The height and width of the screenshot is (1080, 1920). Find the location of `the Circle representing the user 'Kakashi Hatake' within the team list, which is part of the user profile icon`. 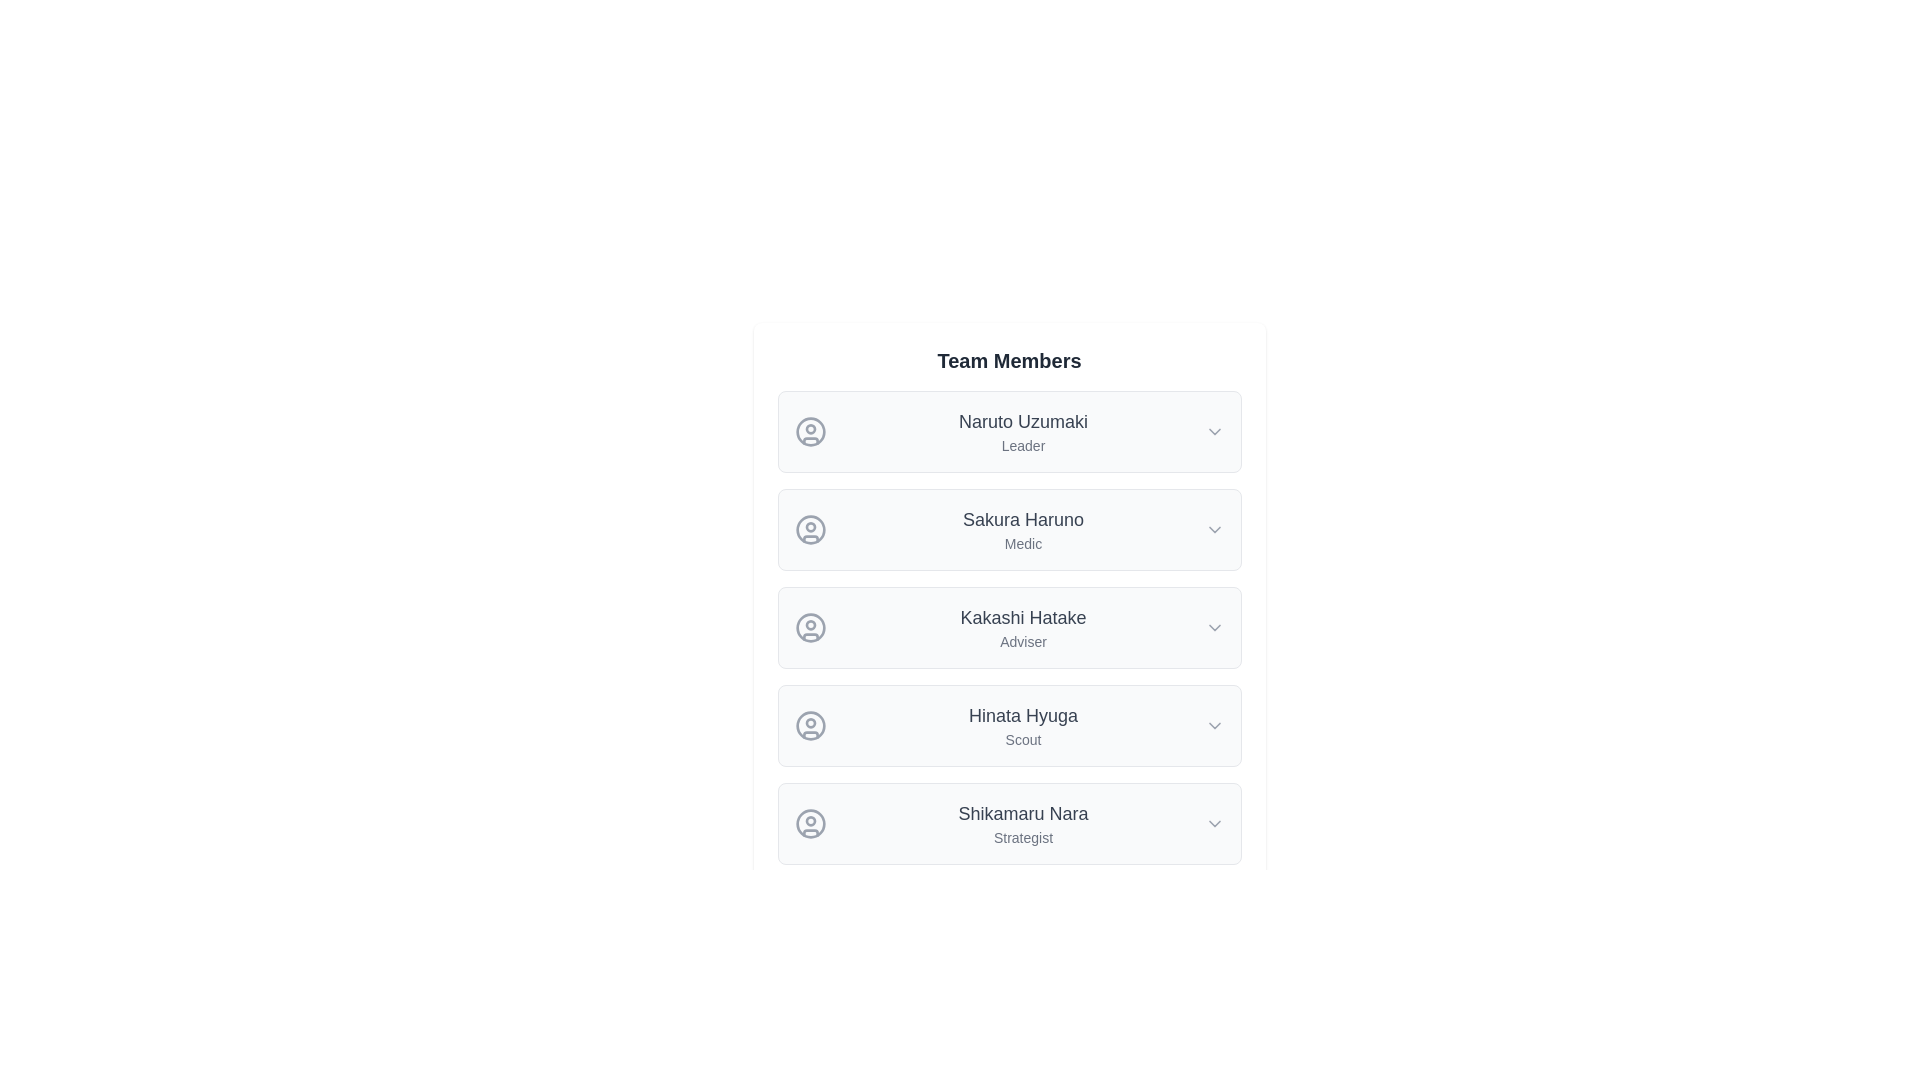

the Circle representing the user 'Kakashi Hatake' within the team list, which is part of the user profile icon is located at coordinates (810, 627).